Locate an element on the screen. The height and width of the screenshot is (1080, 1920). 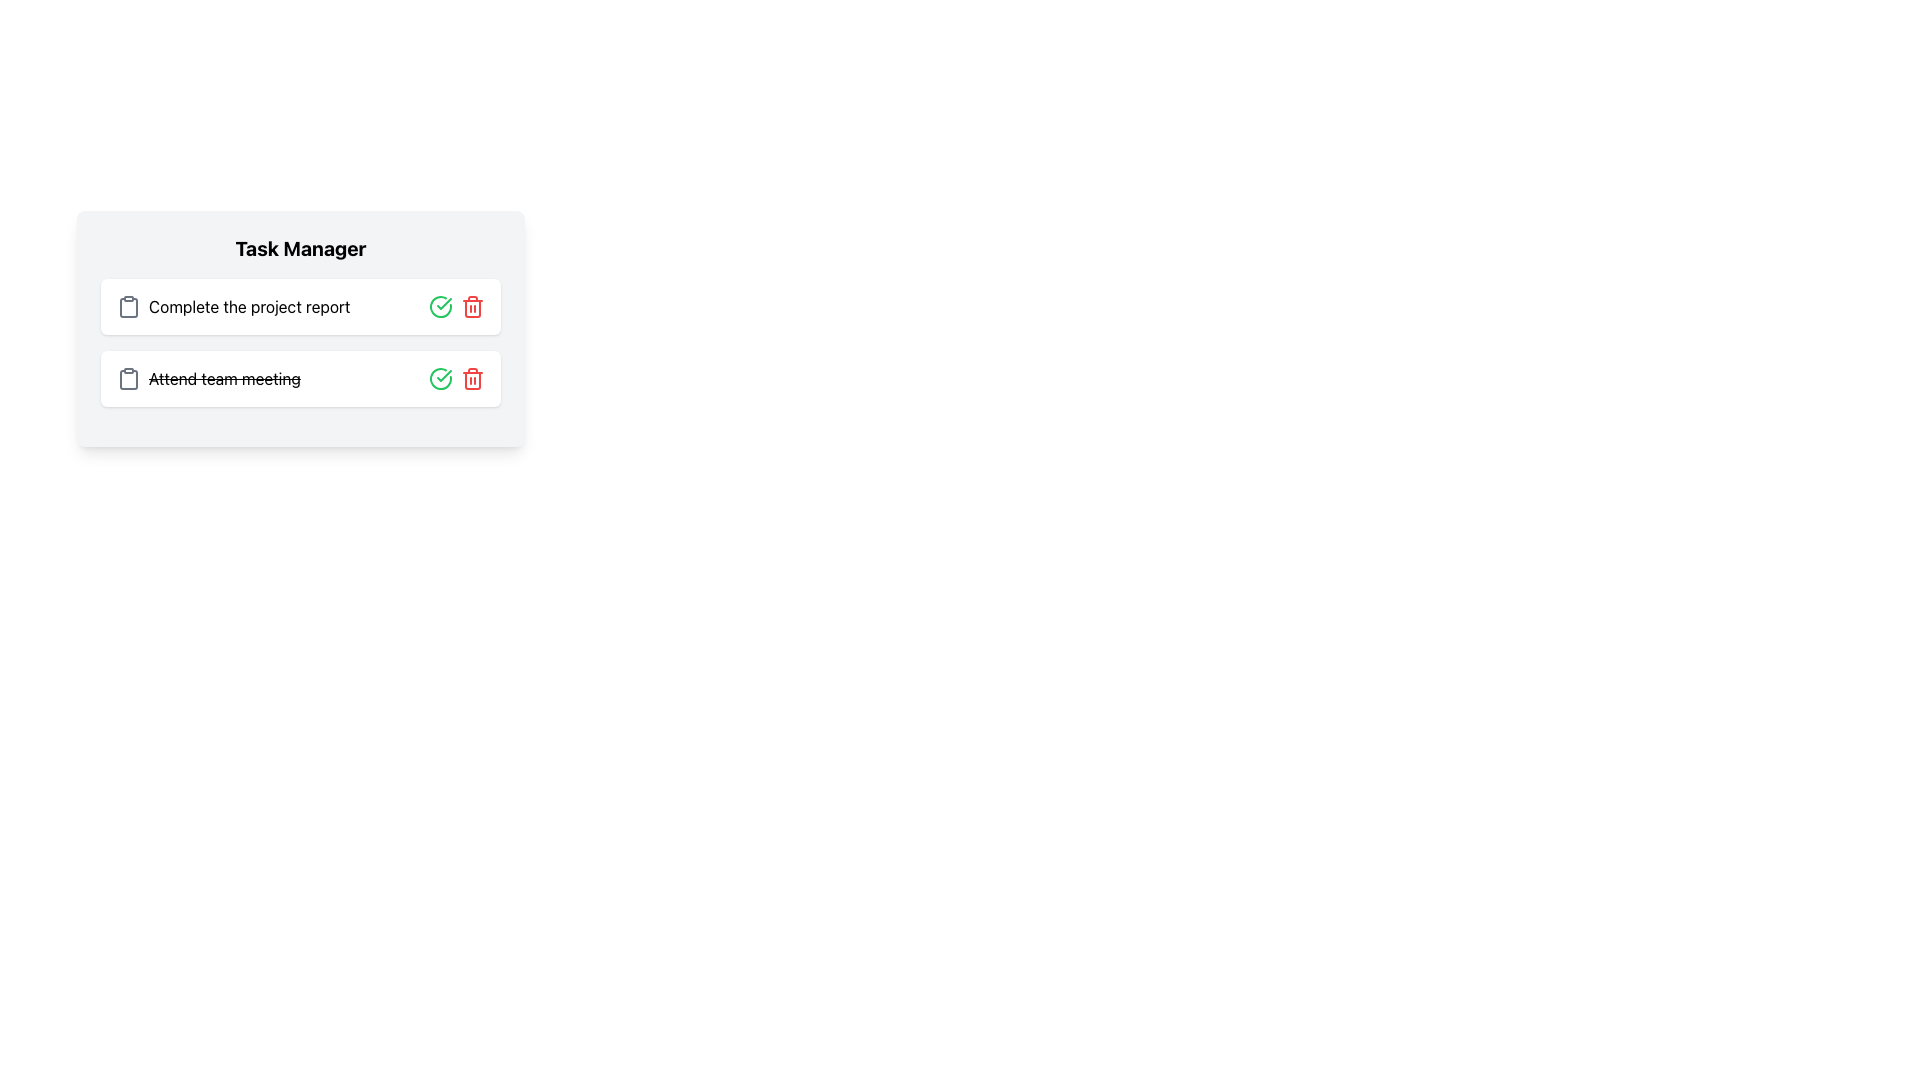
the circular icon with a green border and a checkmark inside to mark the task 'Complete the project report' as completed is located at coordinates (440, 307).